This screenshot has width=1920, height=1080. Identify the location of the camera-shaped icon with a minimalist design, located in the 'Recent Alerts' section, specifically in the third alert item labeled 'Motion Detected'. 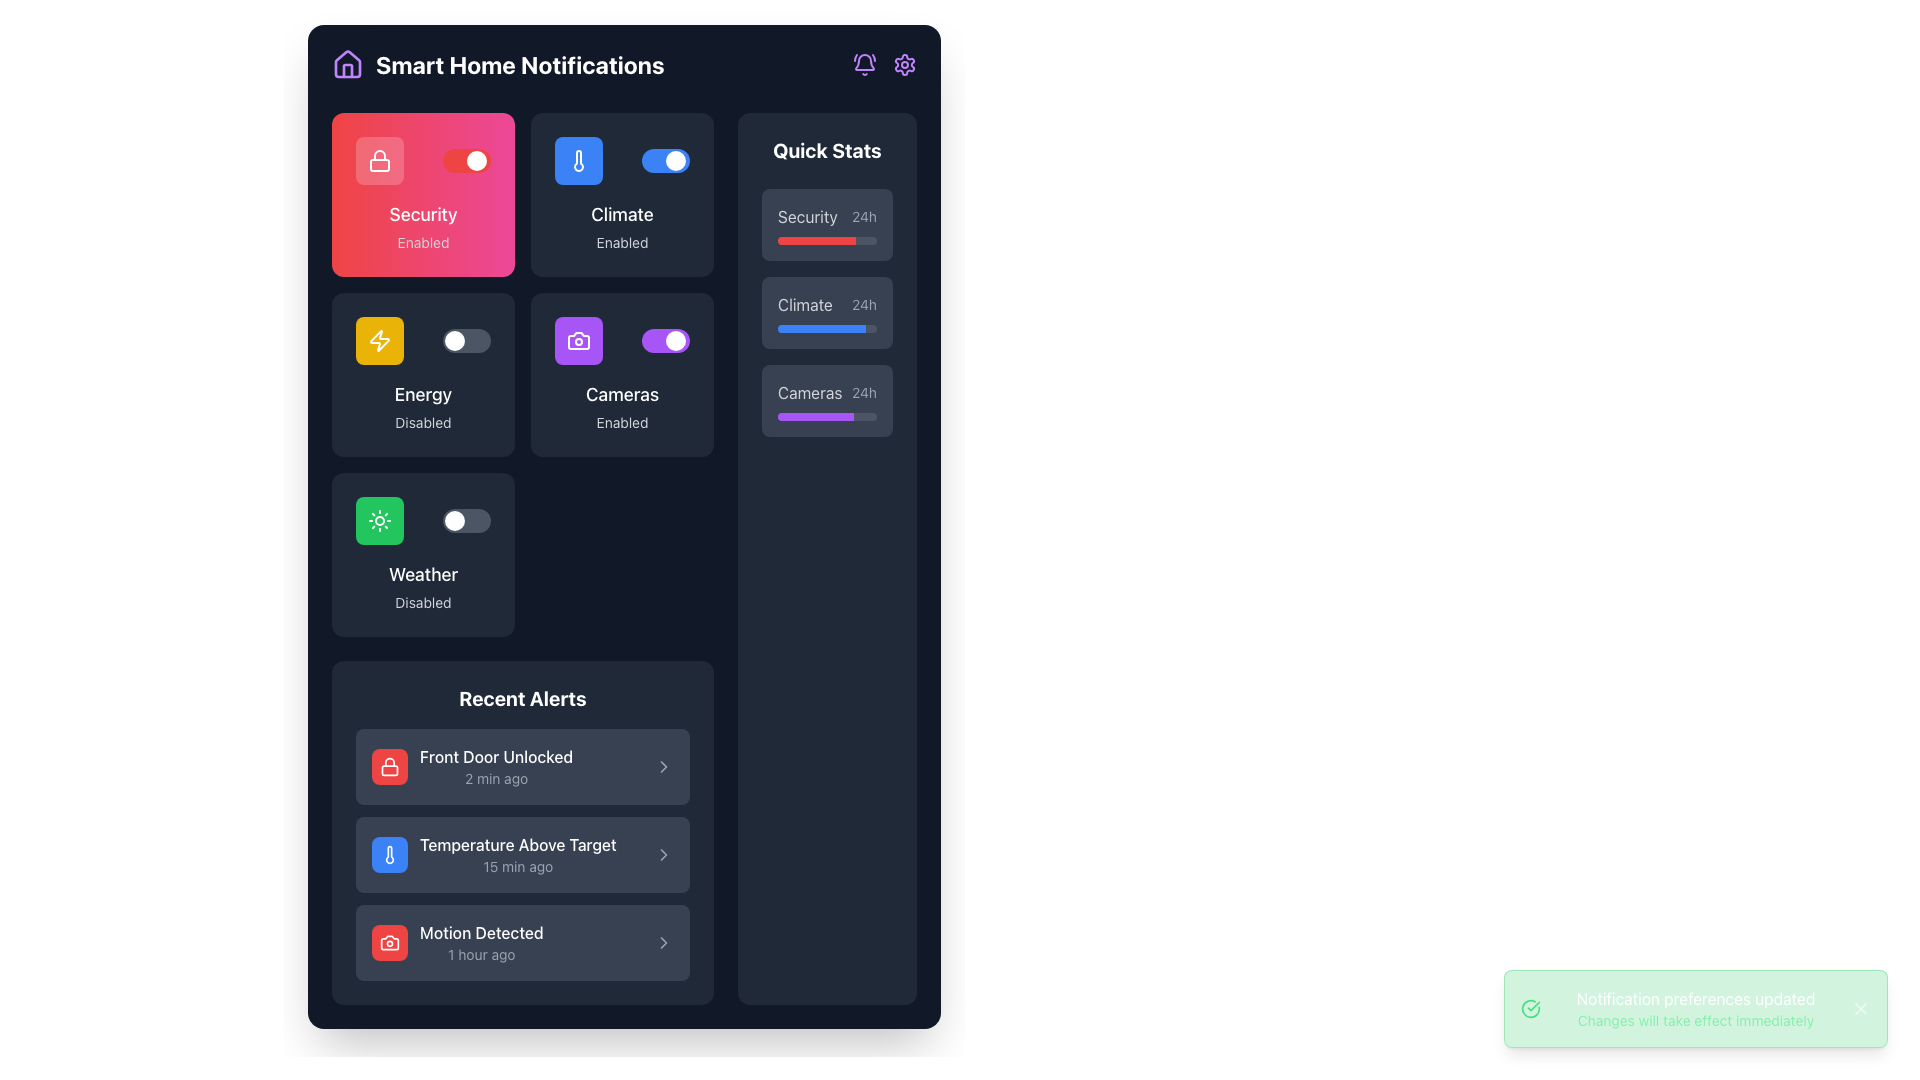
(389, 942).